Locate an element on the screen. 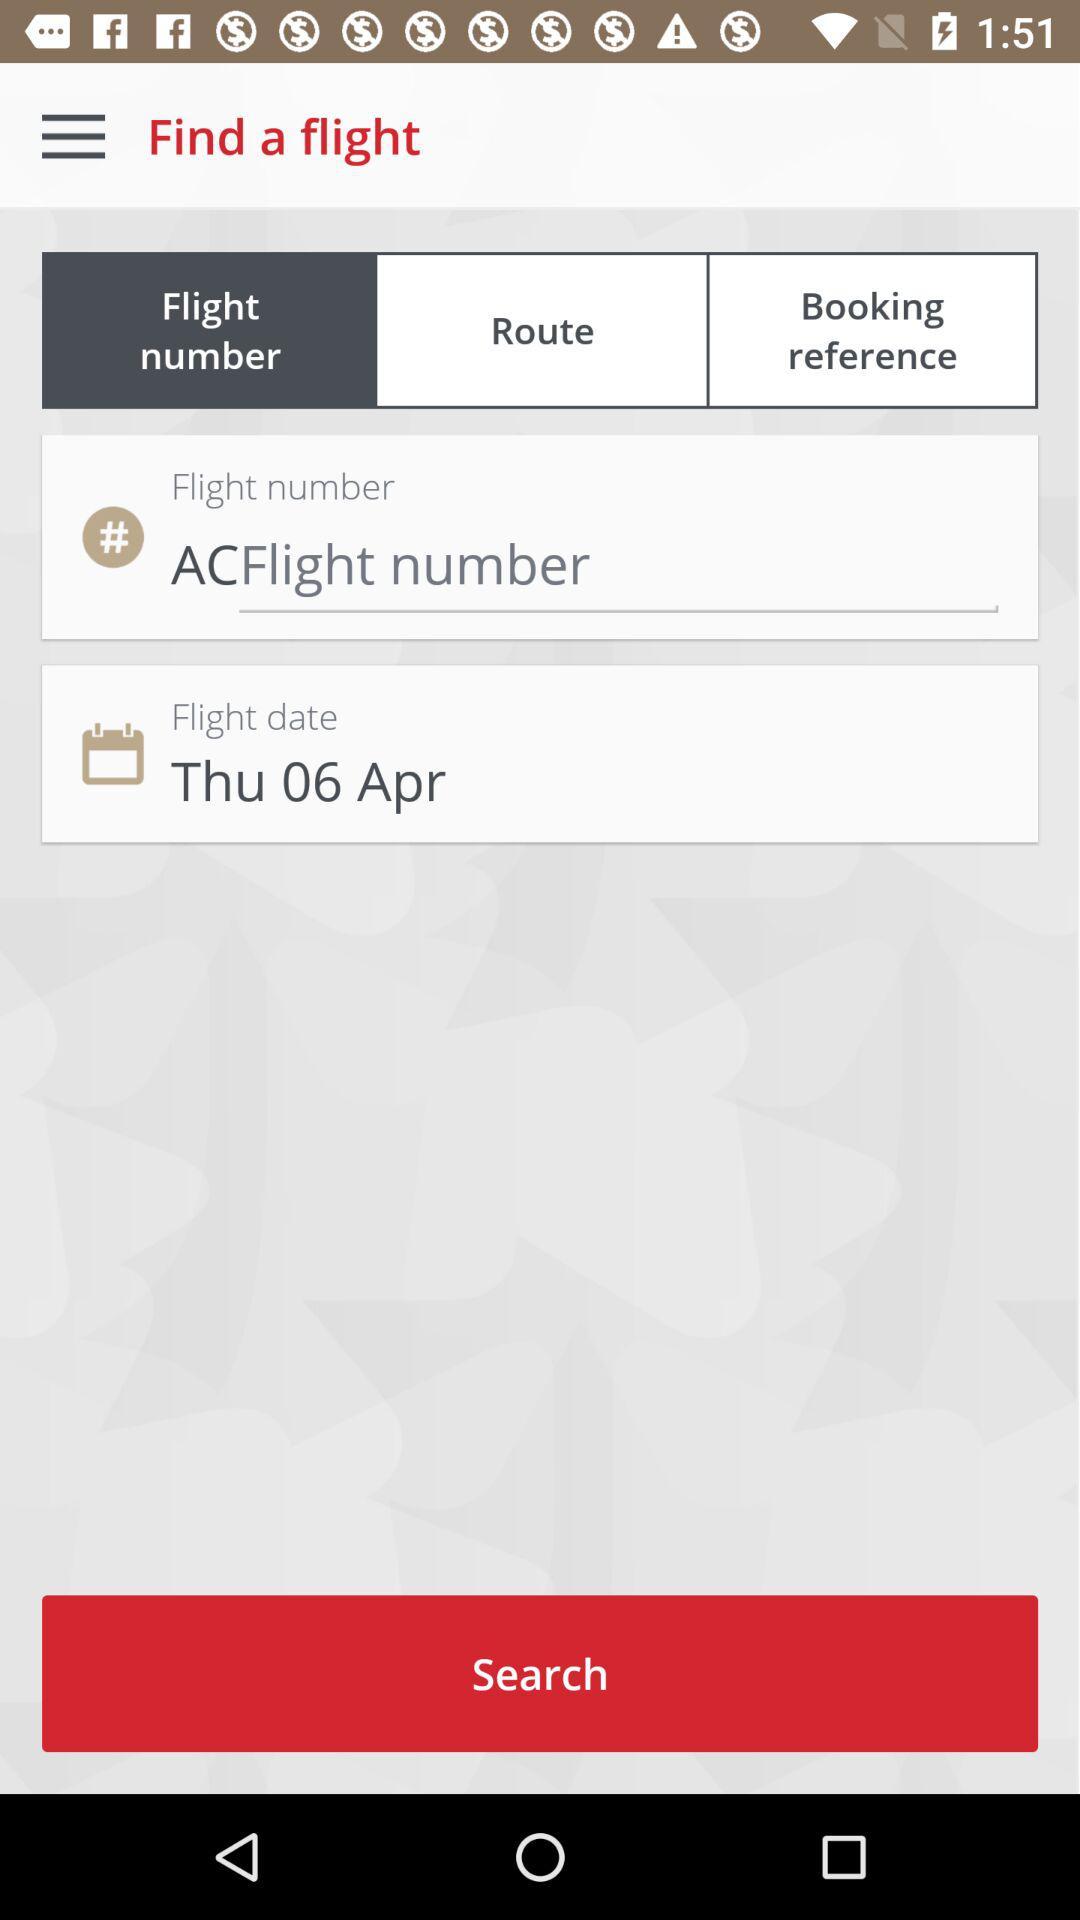  flight number input area is located at coordinates (617, 562).